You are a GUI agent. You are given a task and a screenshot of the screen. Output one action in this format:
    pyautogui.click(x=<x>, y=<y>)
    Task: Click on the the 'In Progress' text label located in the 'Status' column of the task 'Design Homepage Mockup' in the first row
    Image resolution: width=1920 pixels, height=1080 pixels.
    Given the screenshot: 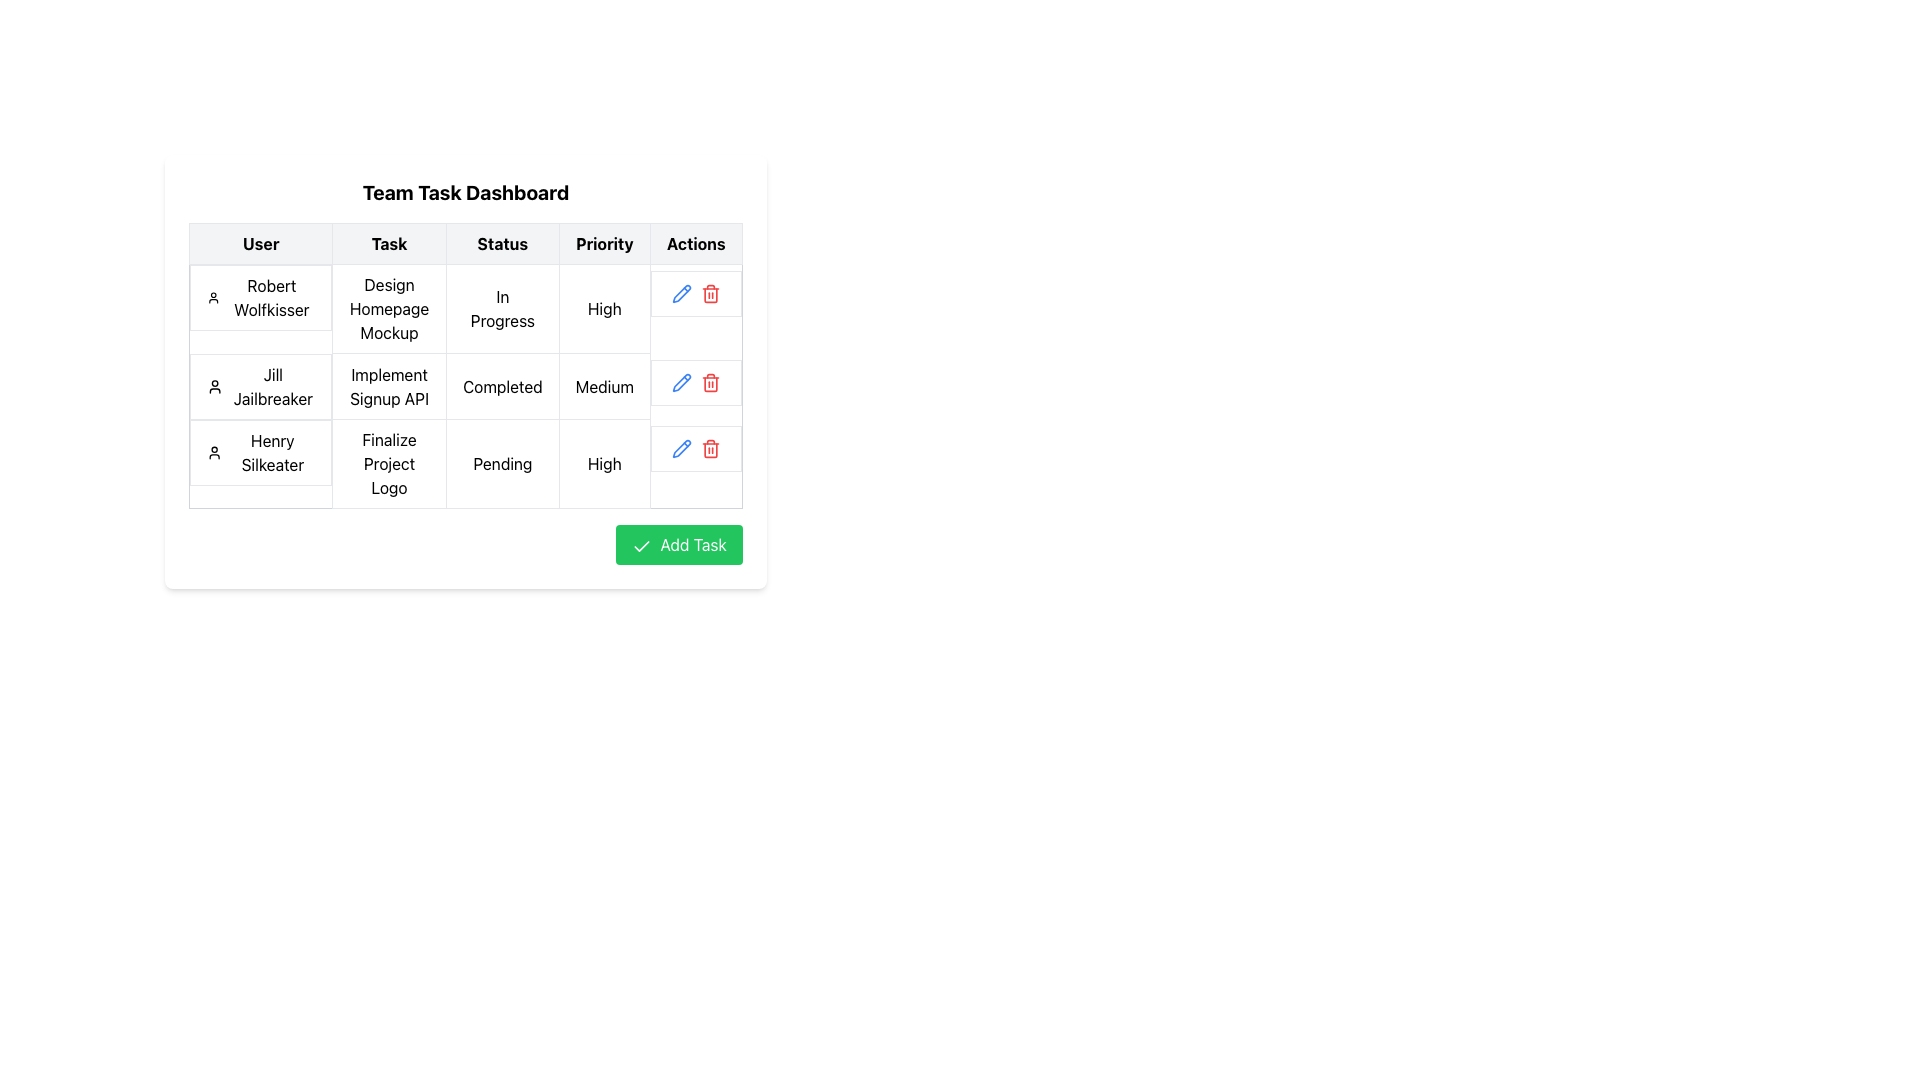 What is the action you would take?
    pyautogui.click(x=502, y=308)
    